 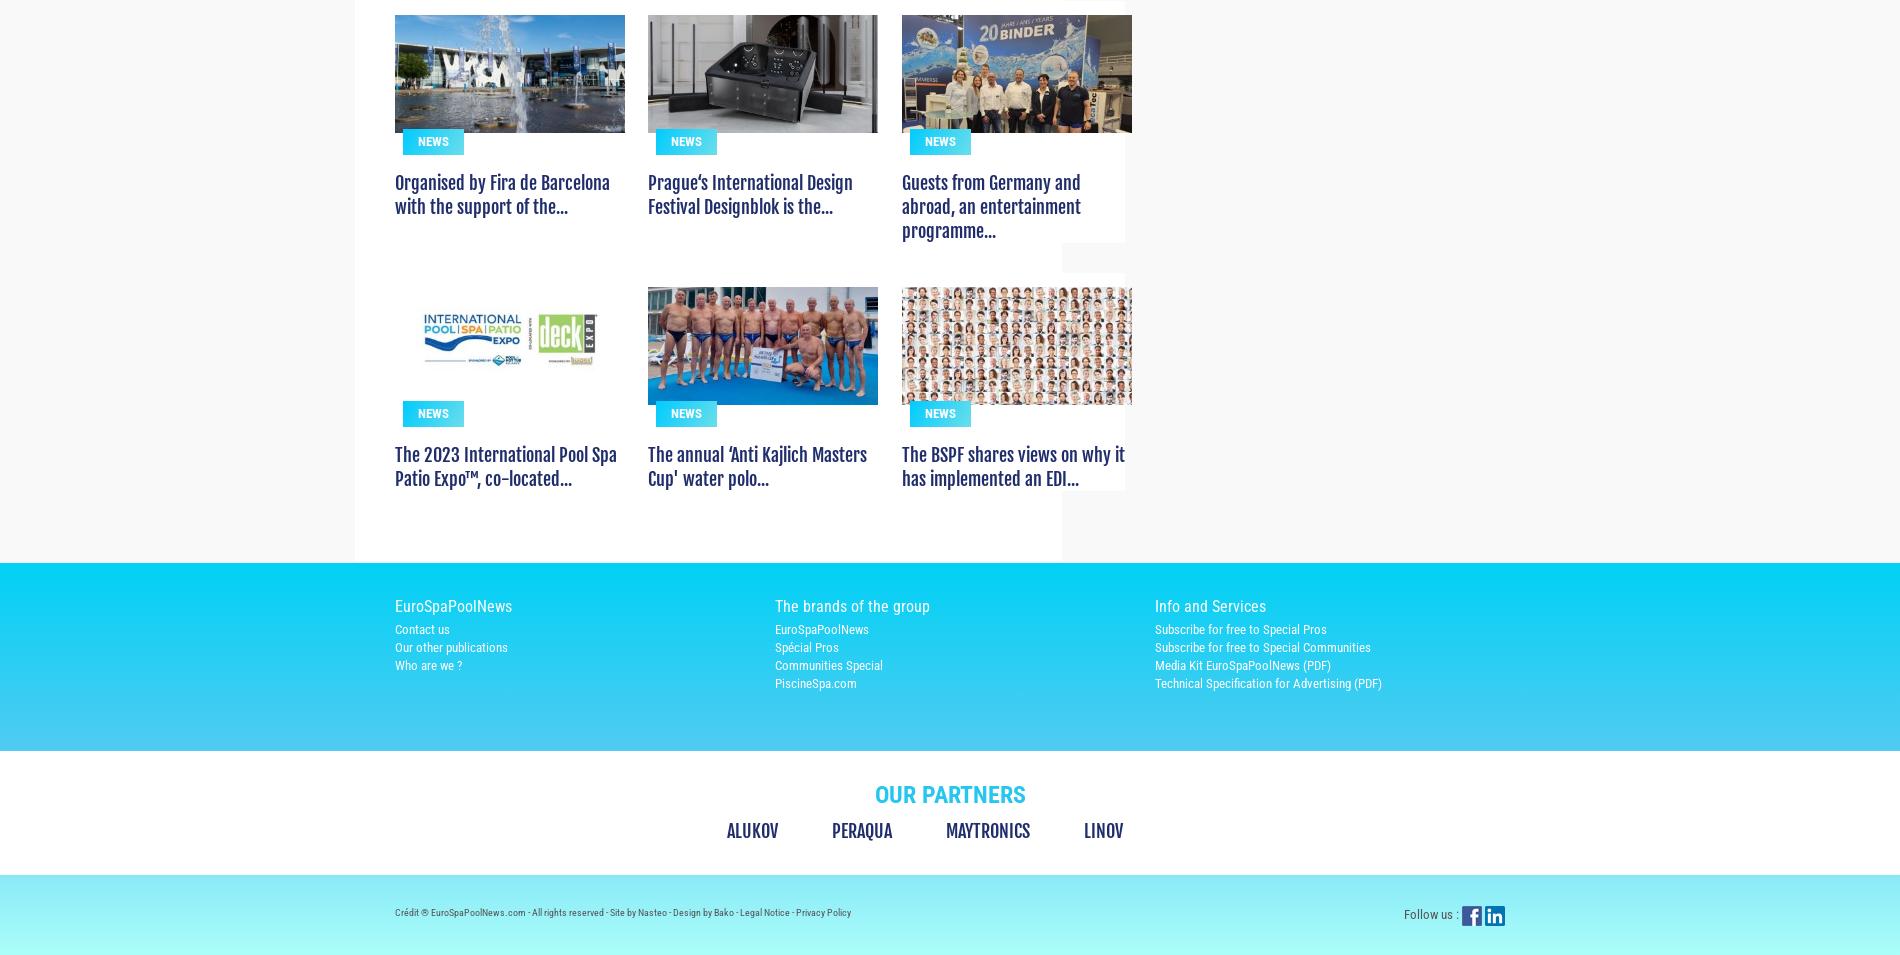 What do you see at coordinates (1209, 641) in the screenshot?
I see `'Info and Services'` at bounding box center [1209, 641].